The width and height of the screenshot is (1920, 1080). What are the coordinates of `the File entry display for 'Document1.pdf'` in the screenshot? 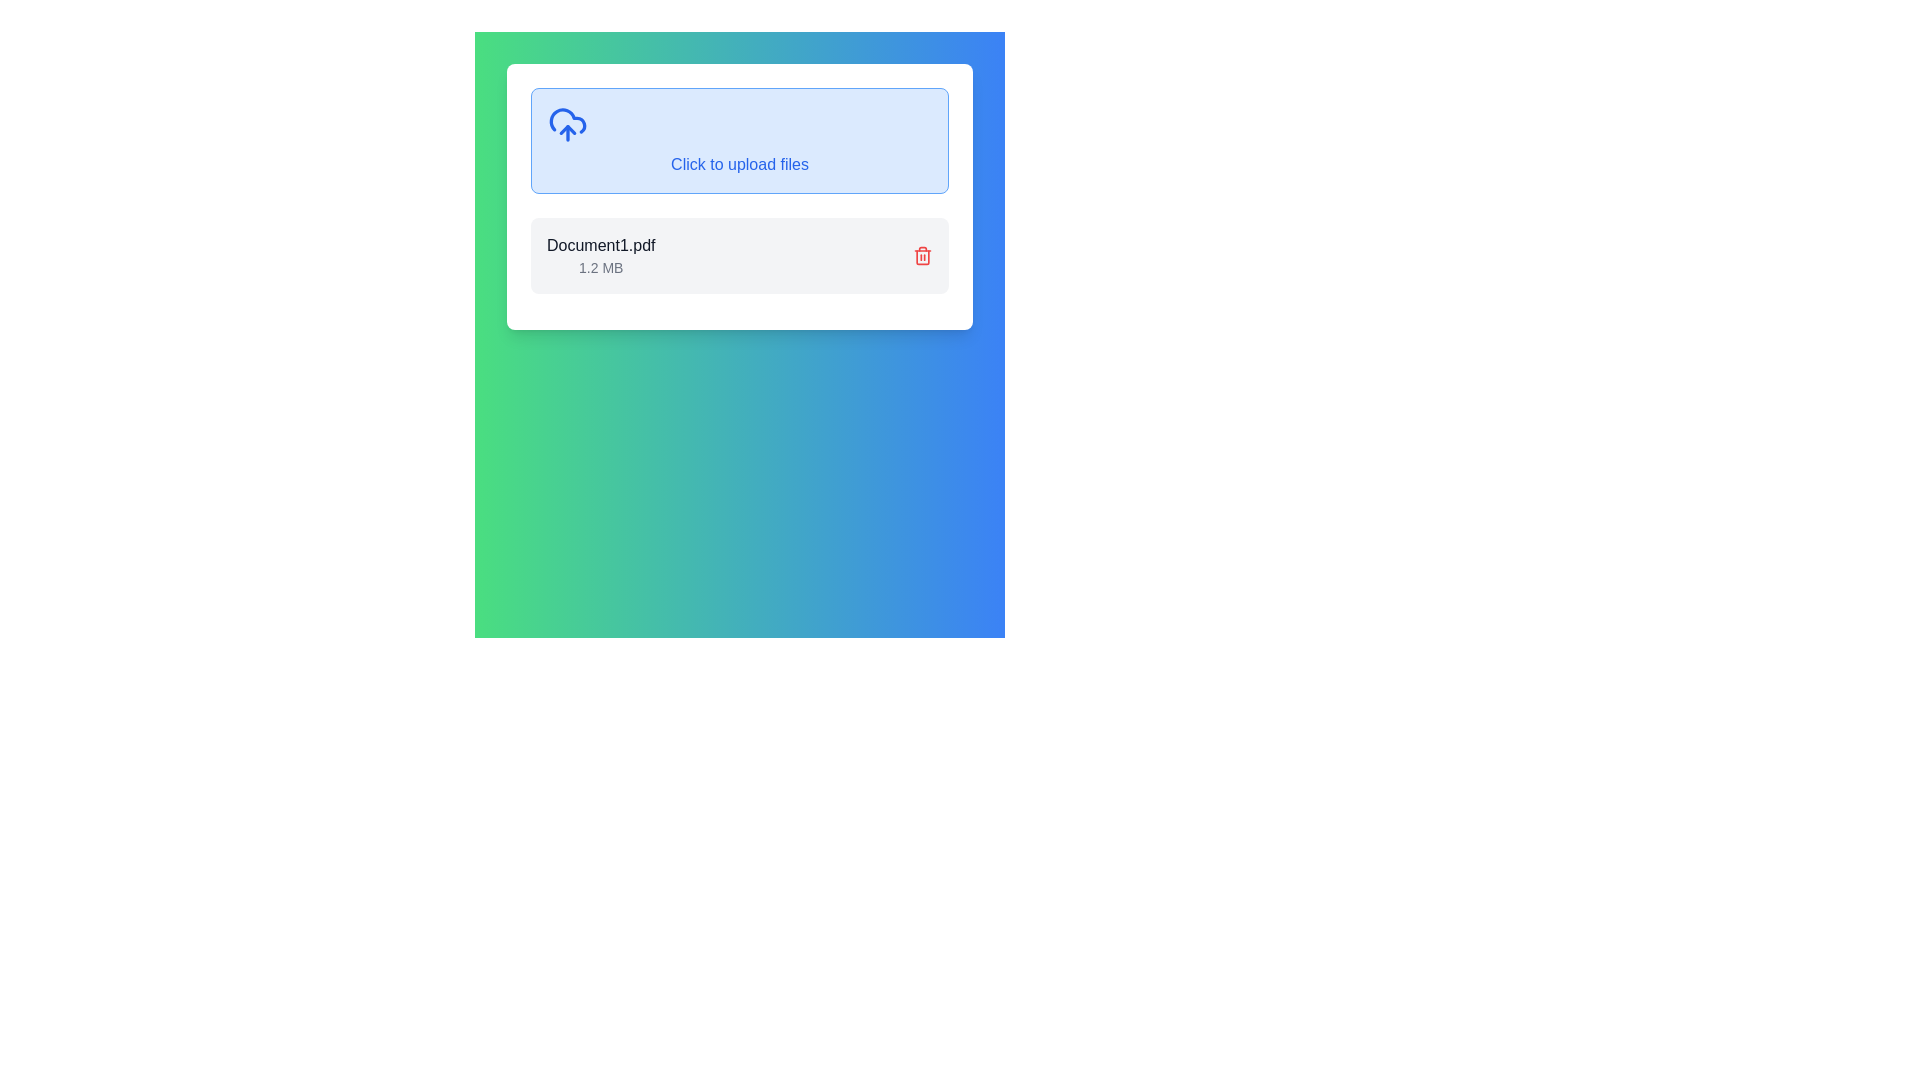 It's located at (599, 254).